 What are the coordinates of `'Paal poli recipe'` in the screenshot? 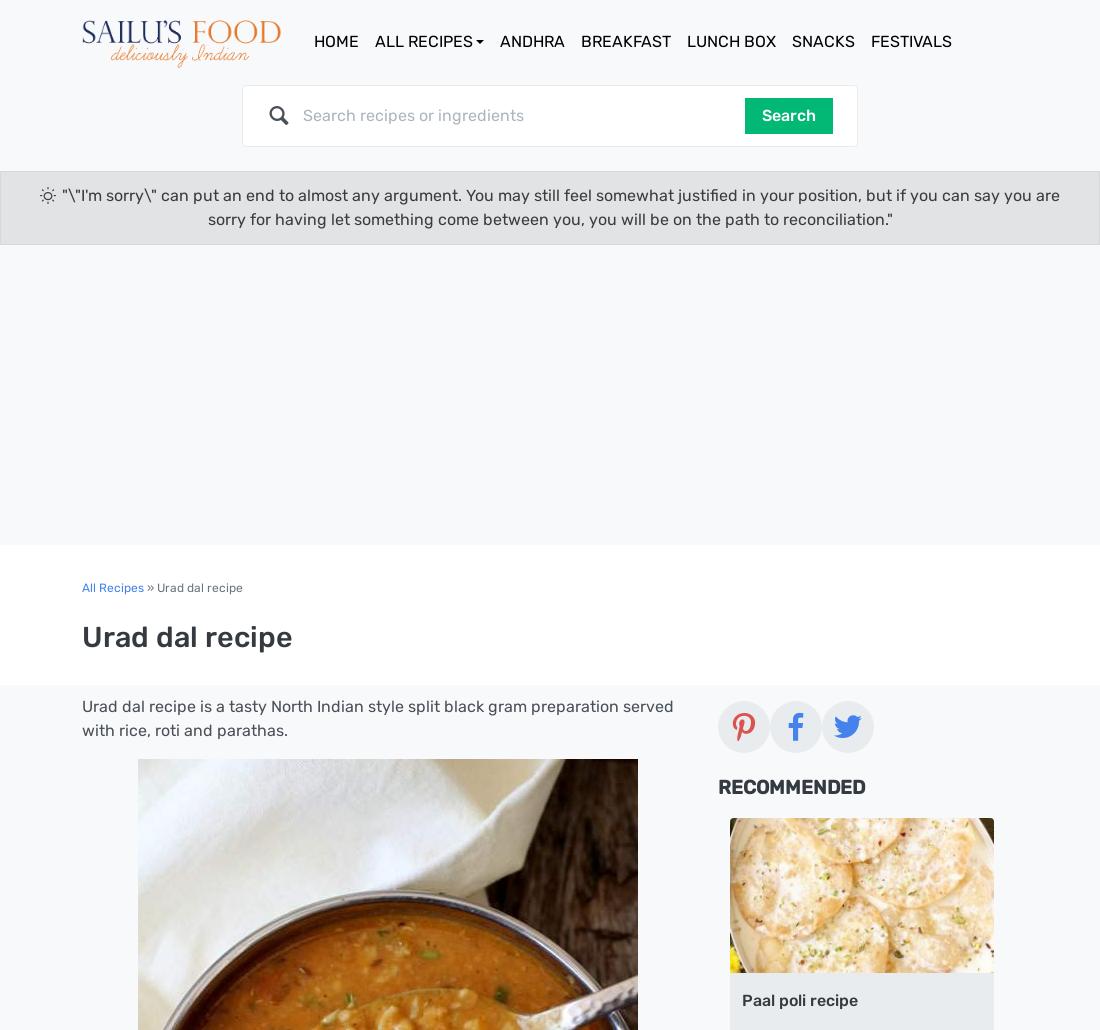 It's located at (740, 999).